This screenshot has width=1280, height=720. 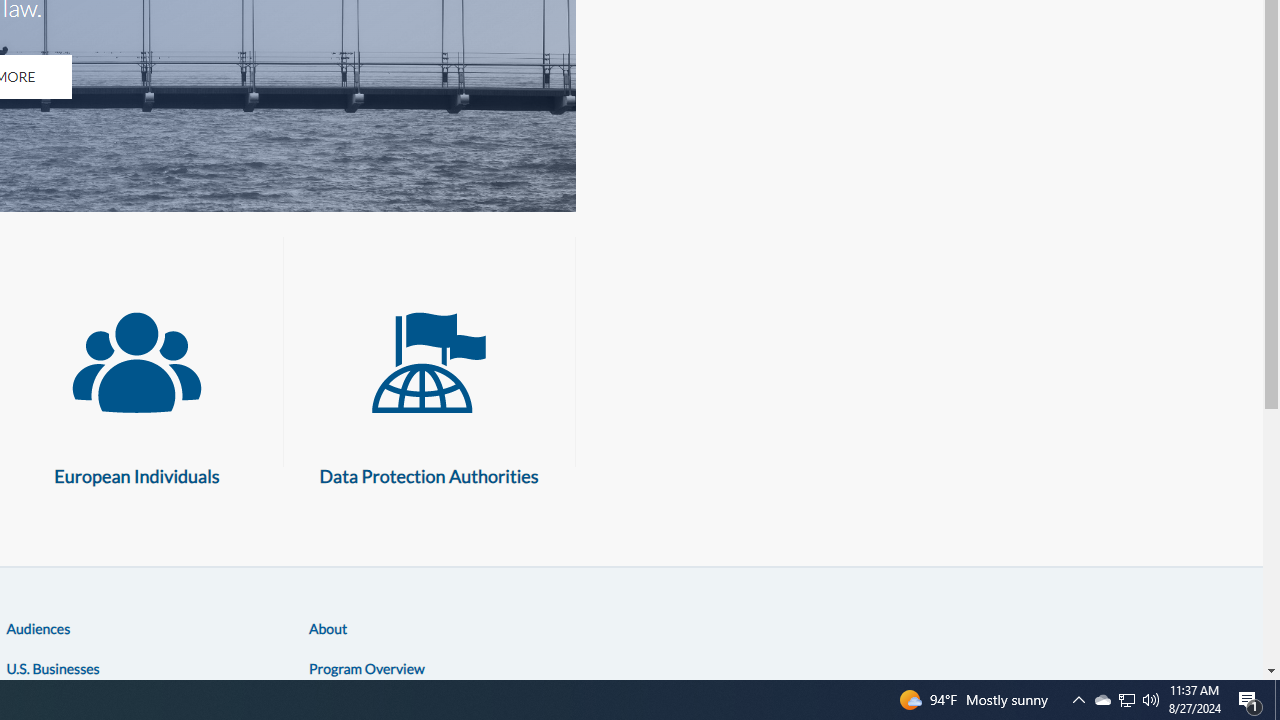 I want to click on 'European Individuals European Individuals', so click(x=135, y=389).